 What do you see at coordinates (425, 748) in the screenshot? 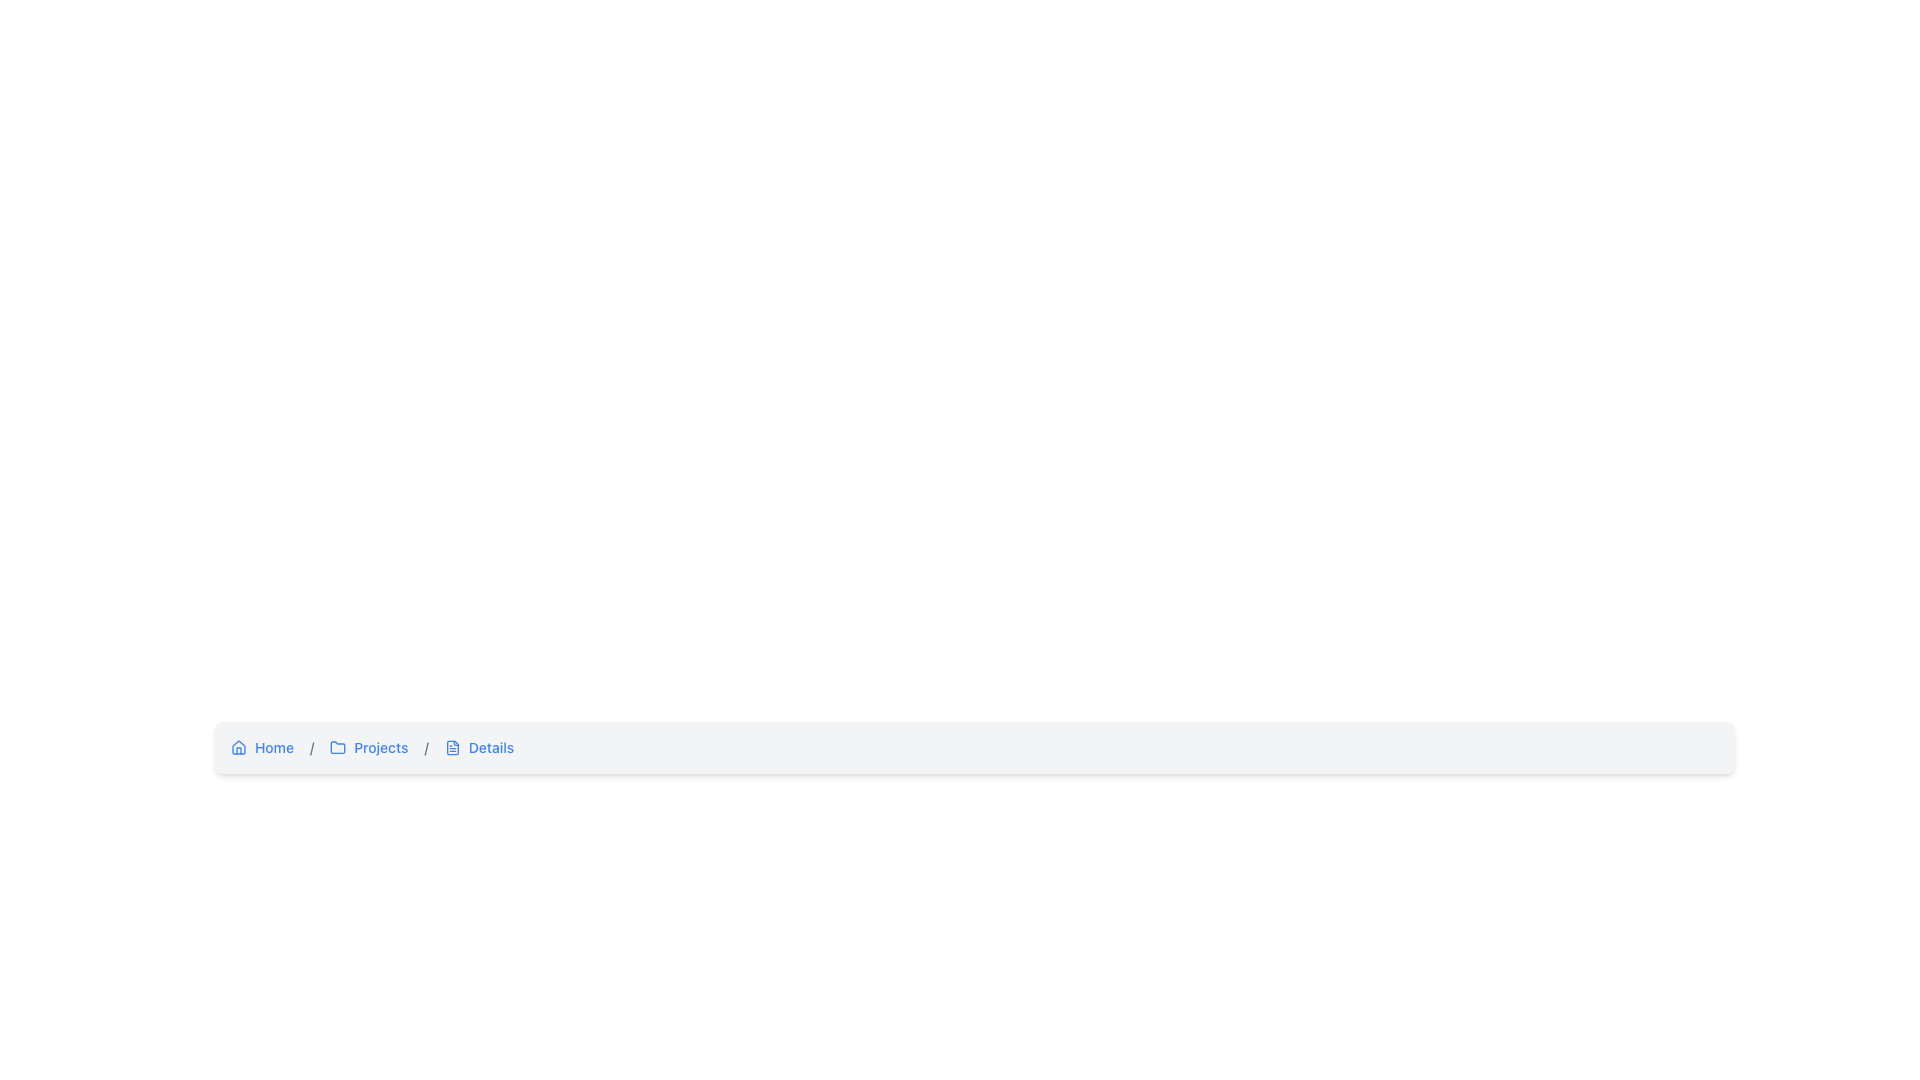
I see `the visual delimiter element located between 'Projects' and 'Details' in the breadcrumb navigation bar near the top center of the UI` at bounding box center [425, 748].